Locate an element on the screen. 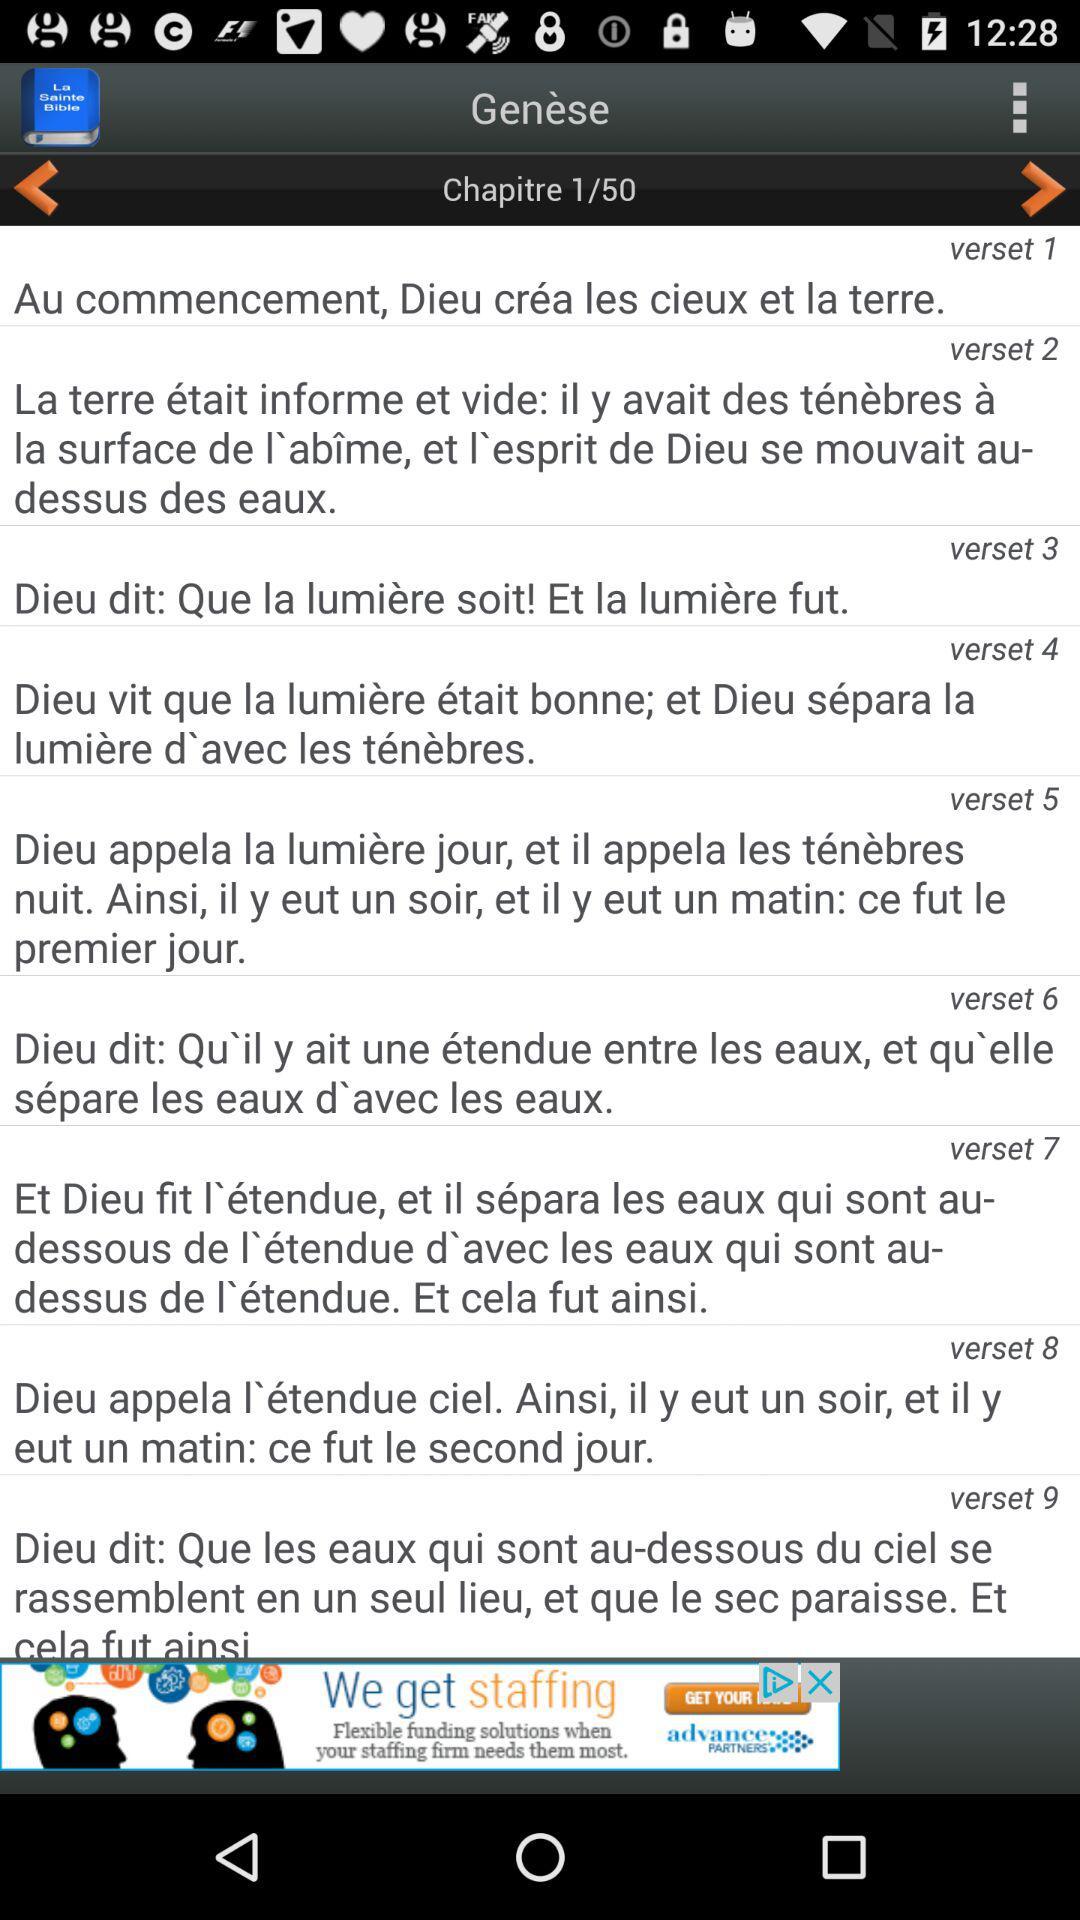  the arrow_backward icon is located at coordinates (36, 202).